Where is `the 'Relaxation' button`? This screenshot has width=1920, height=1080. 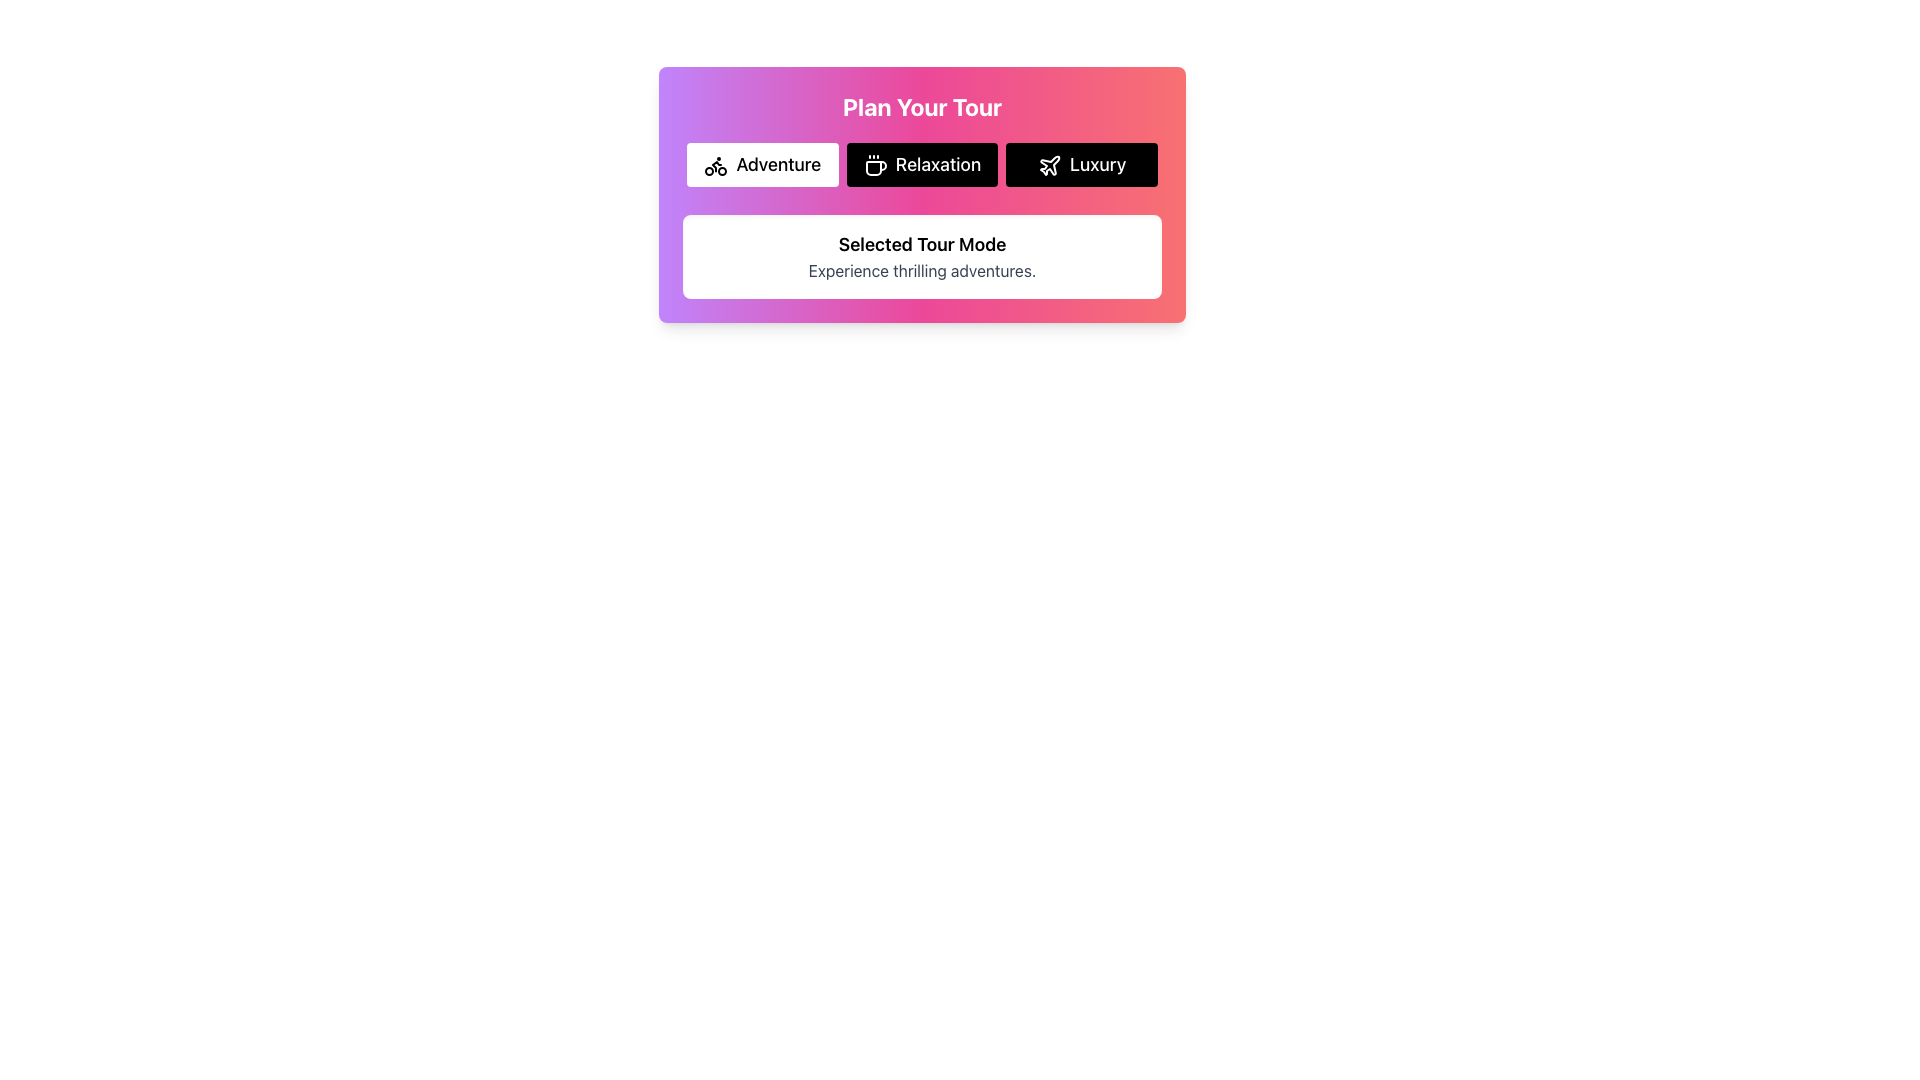
the 'Relaxation' button is located at coordinates (921, 164).